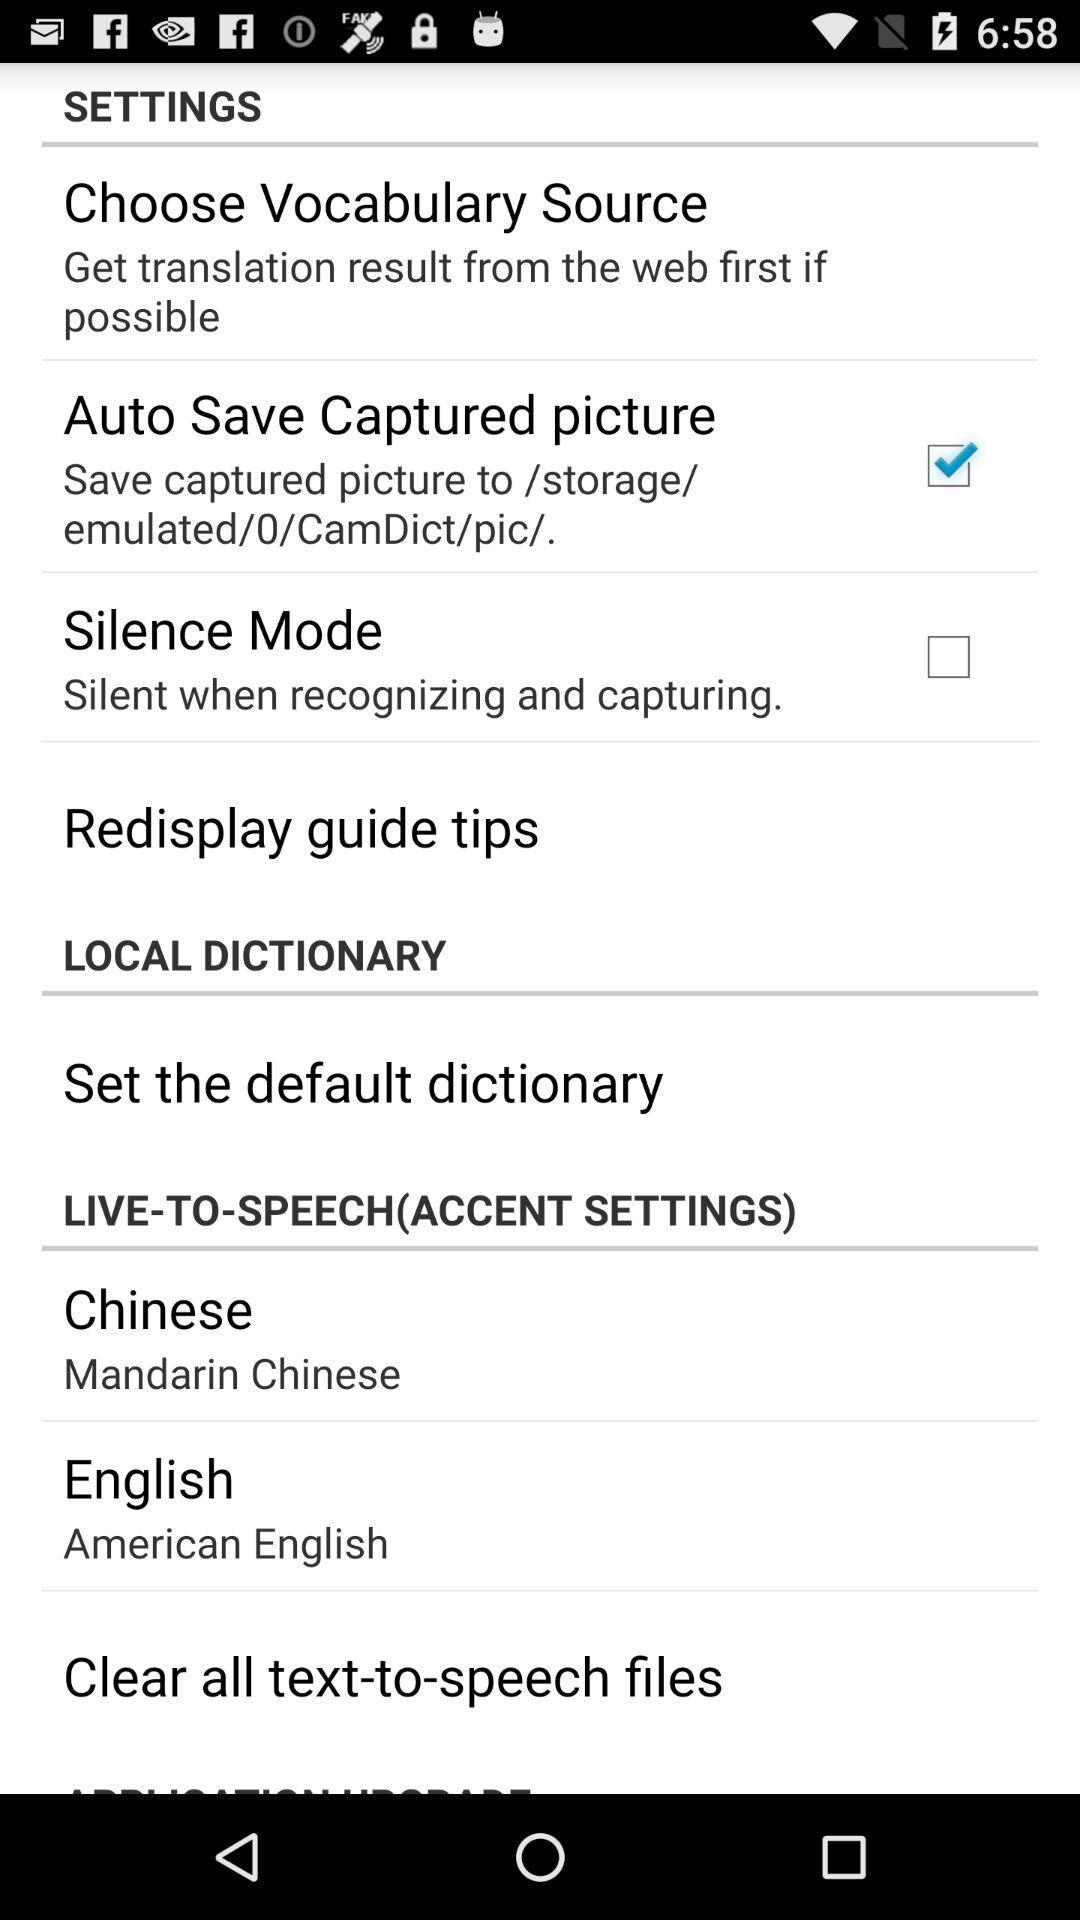 The width and height of the screenshot is (1080, 1920). What do you see at coordinates (422, 692) in the screenshot?
I see `the icon below silence mode icon` at bounding box center [422, 692].